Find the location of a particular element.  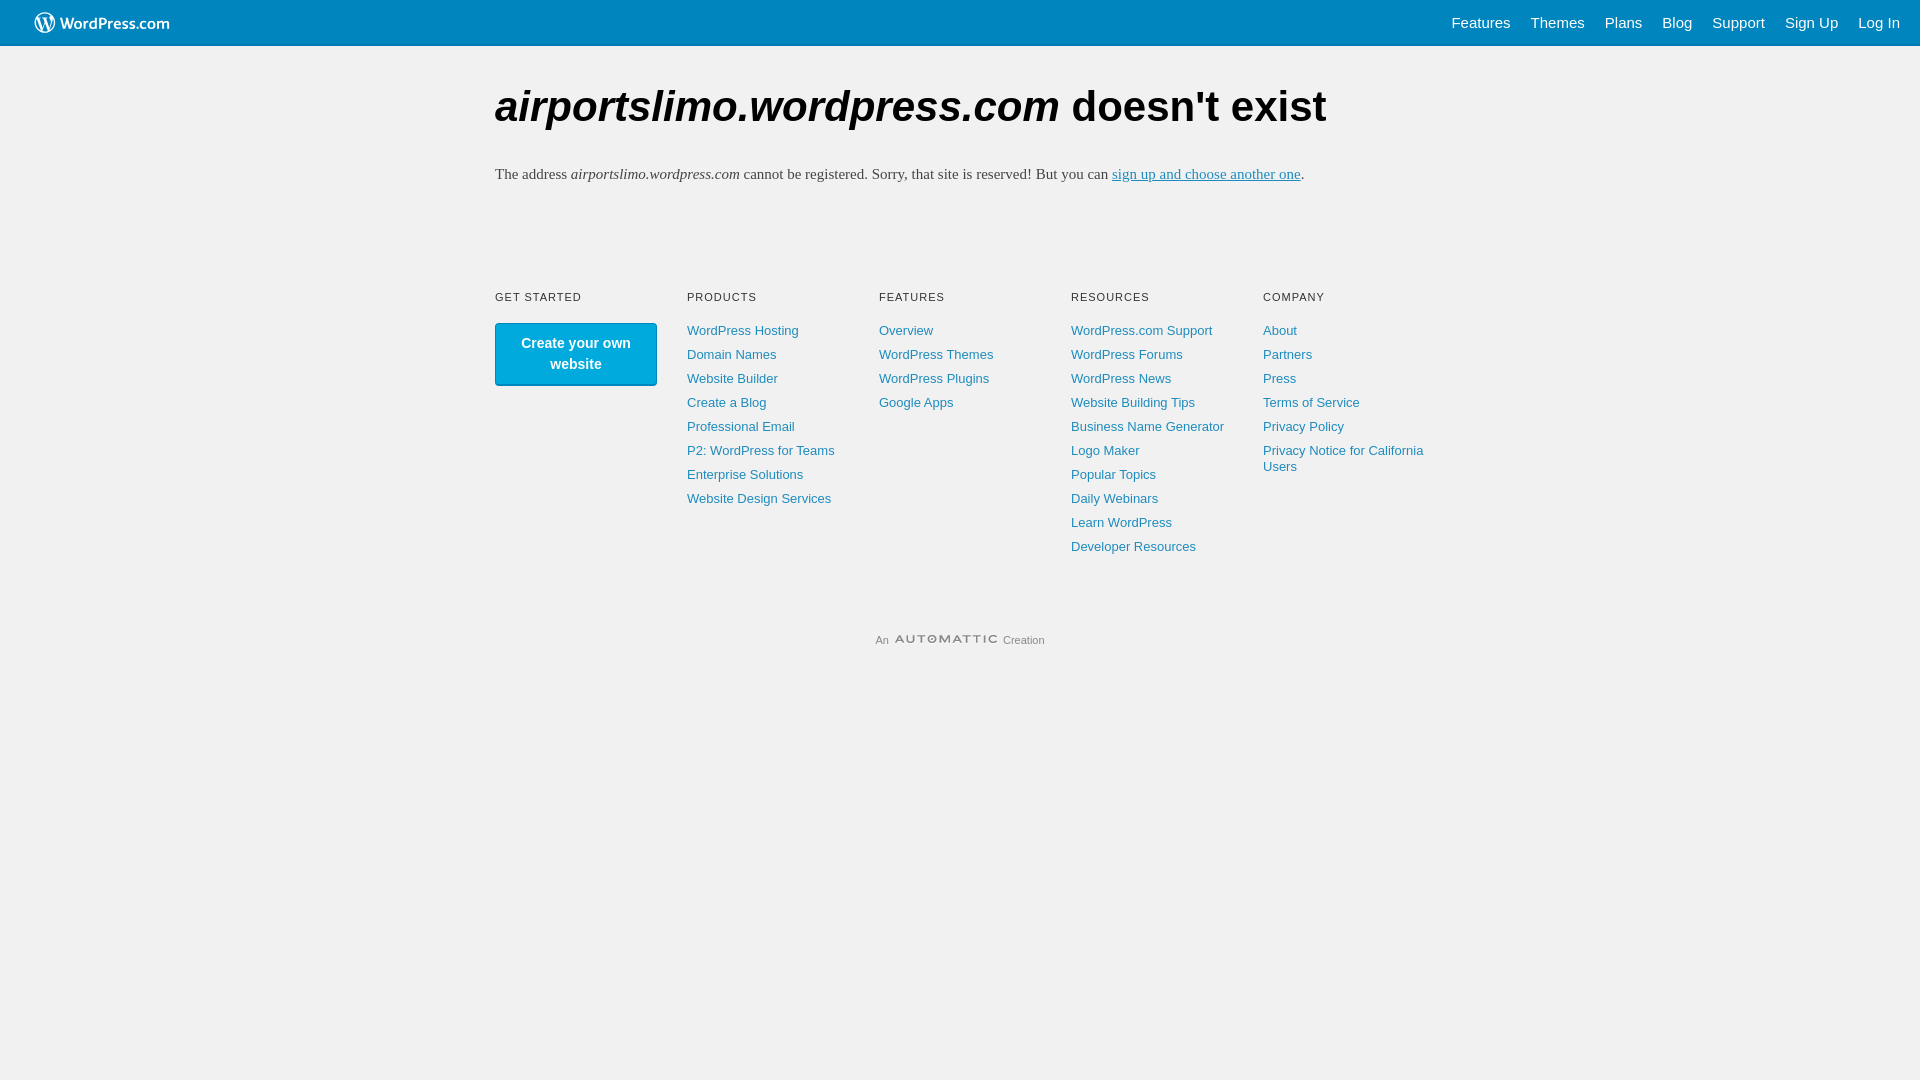

'WordPress Hosting' is located at coordinates (686, 329).